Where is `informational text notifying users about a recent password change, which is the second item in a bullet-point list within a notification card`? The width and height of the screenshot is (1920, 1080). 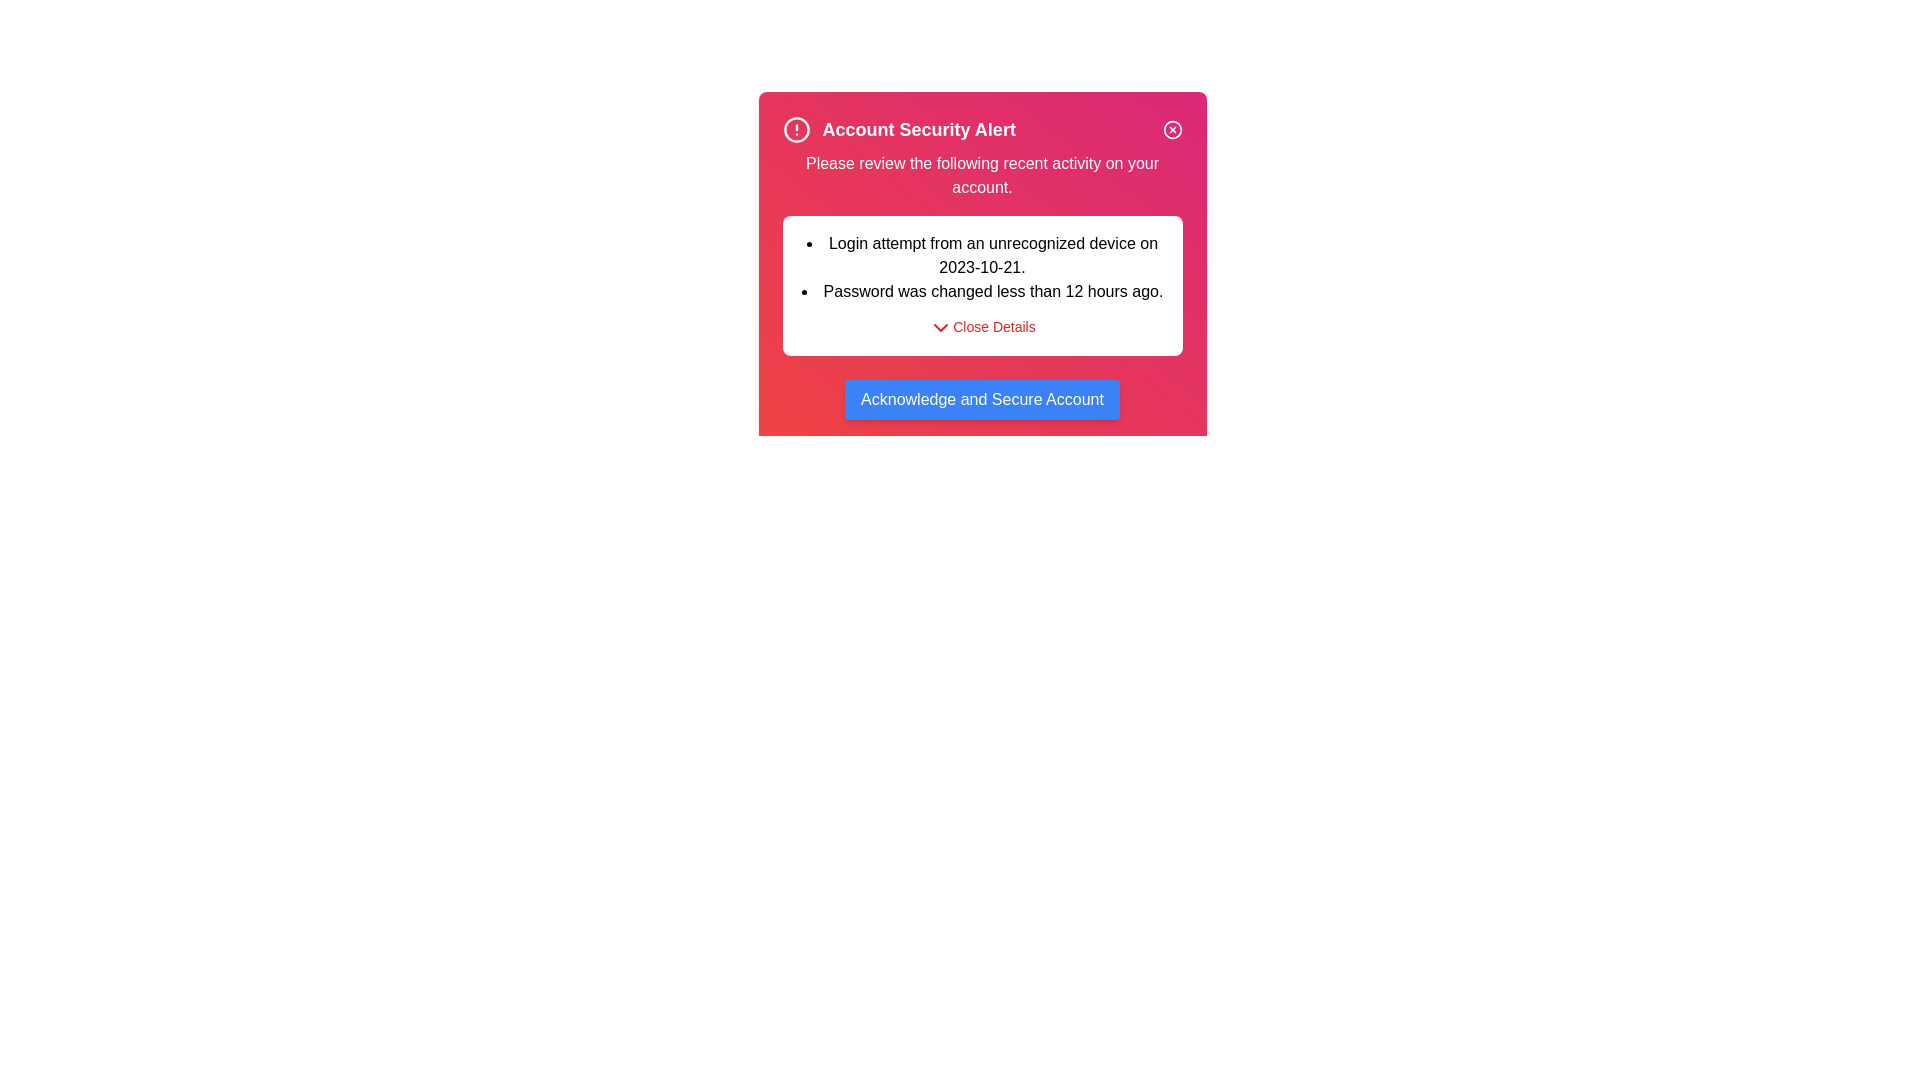
informational text notifying users about a recent password change, which is the second item in a bullet-point list within a notification card is located at coordinates (982, 292).